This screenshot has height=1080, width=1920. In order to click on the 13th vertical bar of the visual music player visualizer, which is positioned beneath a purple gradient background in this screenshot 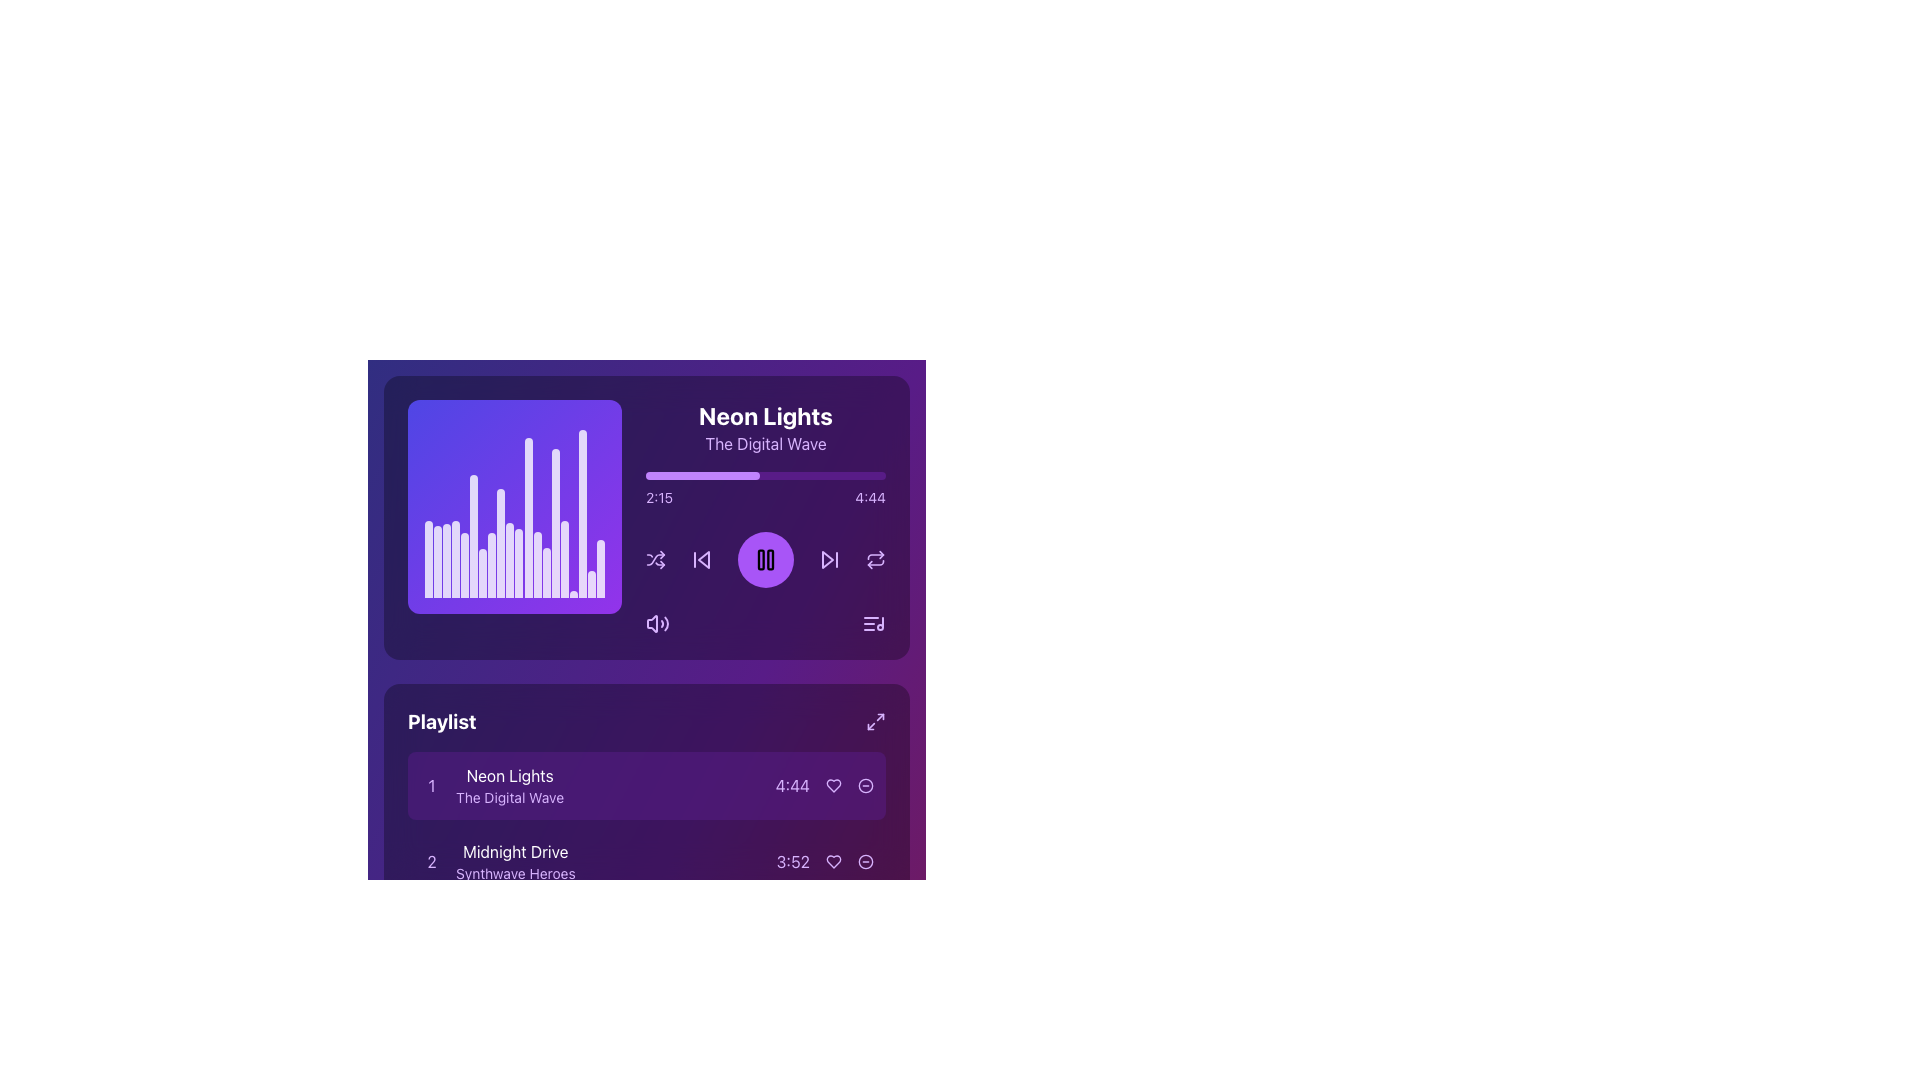, I will do `click(537, 564)`.